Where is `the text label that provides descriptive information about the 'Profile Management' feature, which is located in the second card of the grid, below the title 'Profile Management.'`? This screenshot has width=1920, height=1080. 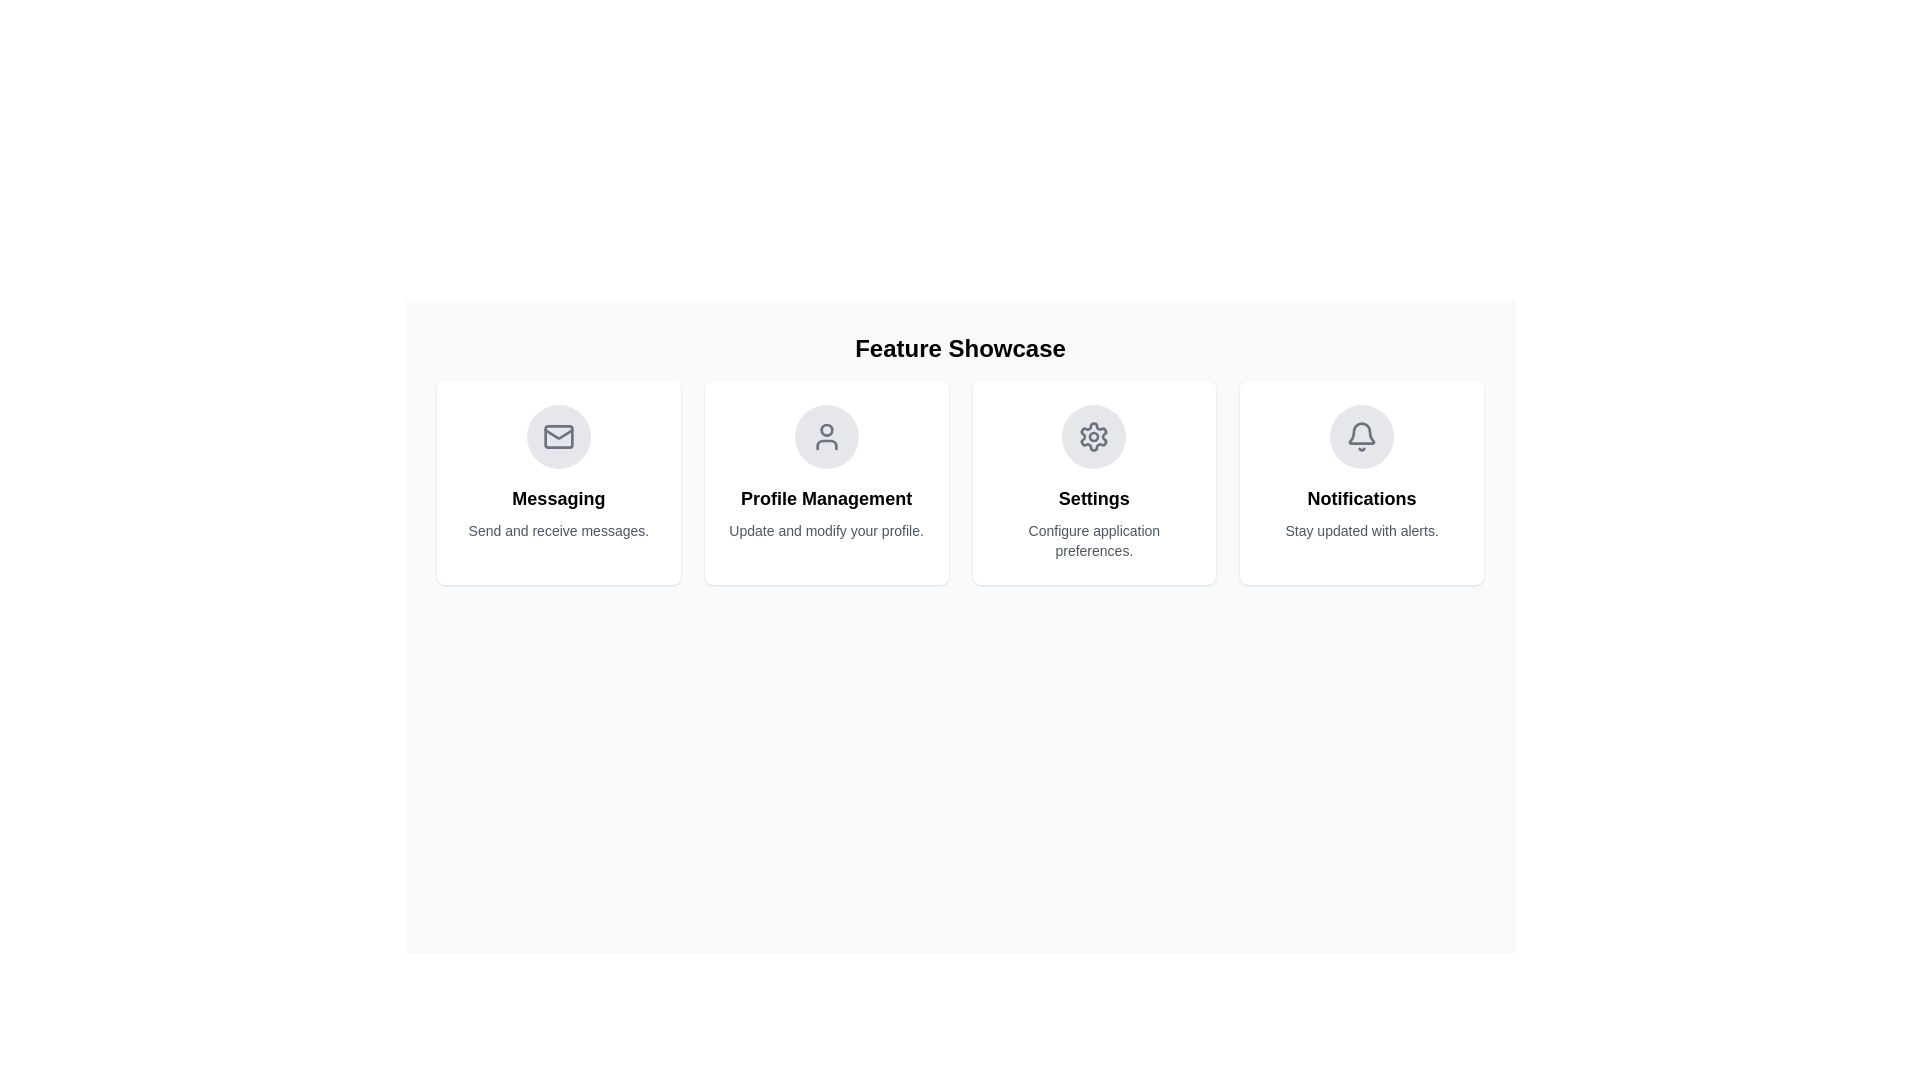 the text label that provides descriptive information about the 'Profile Management' feature, which is located in the second card of the grid, below the title 'Profile Management.' is located at coordinates (826, 530).